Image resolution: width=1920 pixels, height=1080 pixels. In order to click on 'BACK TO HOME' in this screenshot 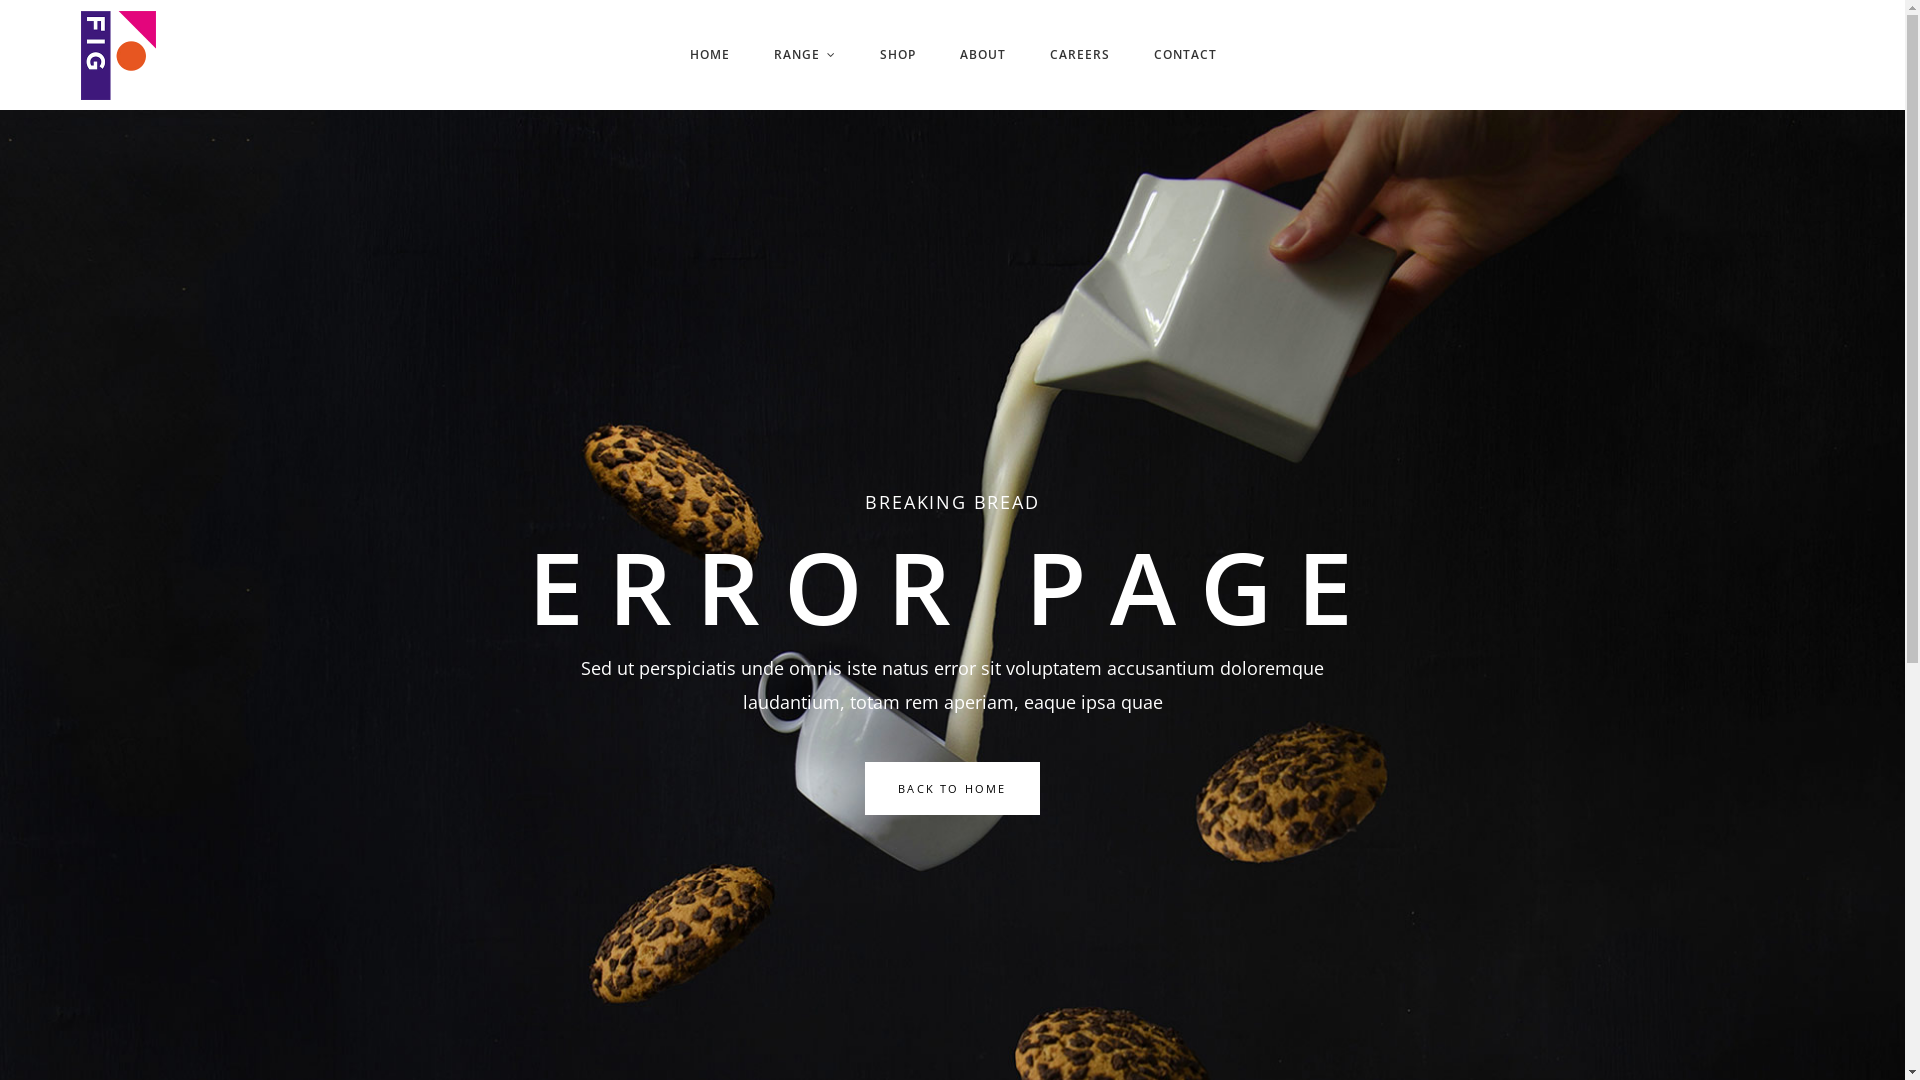, I will do `click(950, 787)`.